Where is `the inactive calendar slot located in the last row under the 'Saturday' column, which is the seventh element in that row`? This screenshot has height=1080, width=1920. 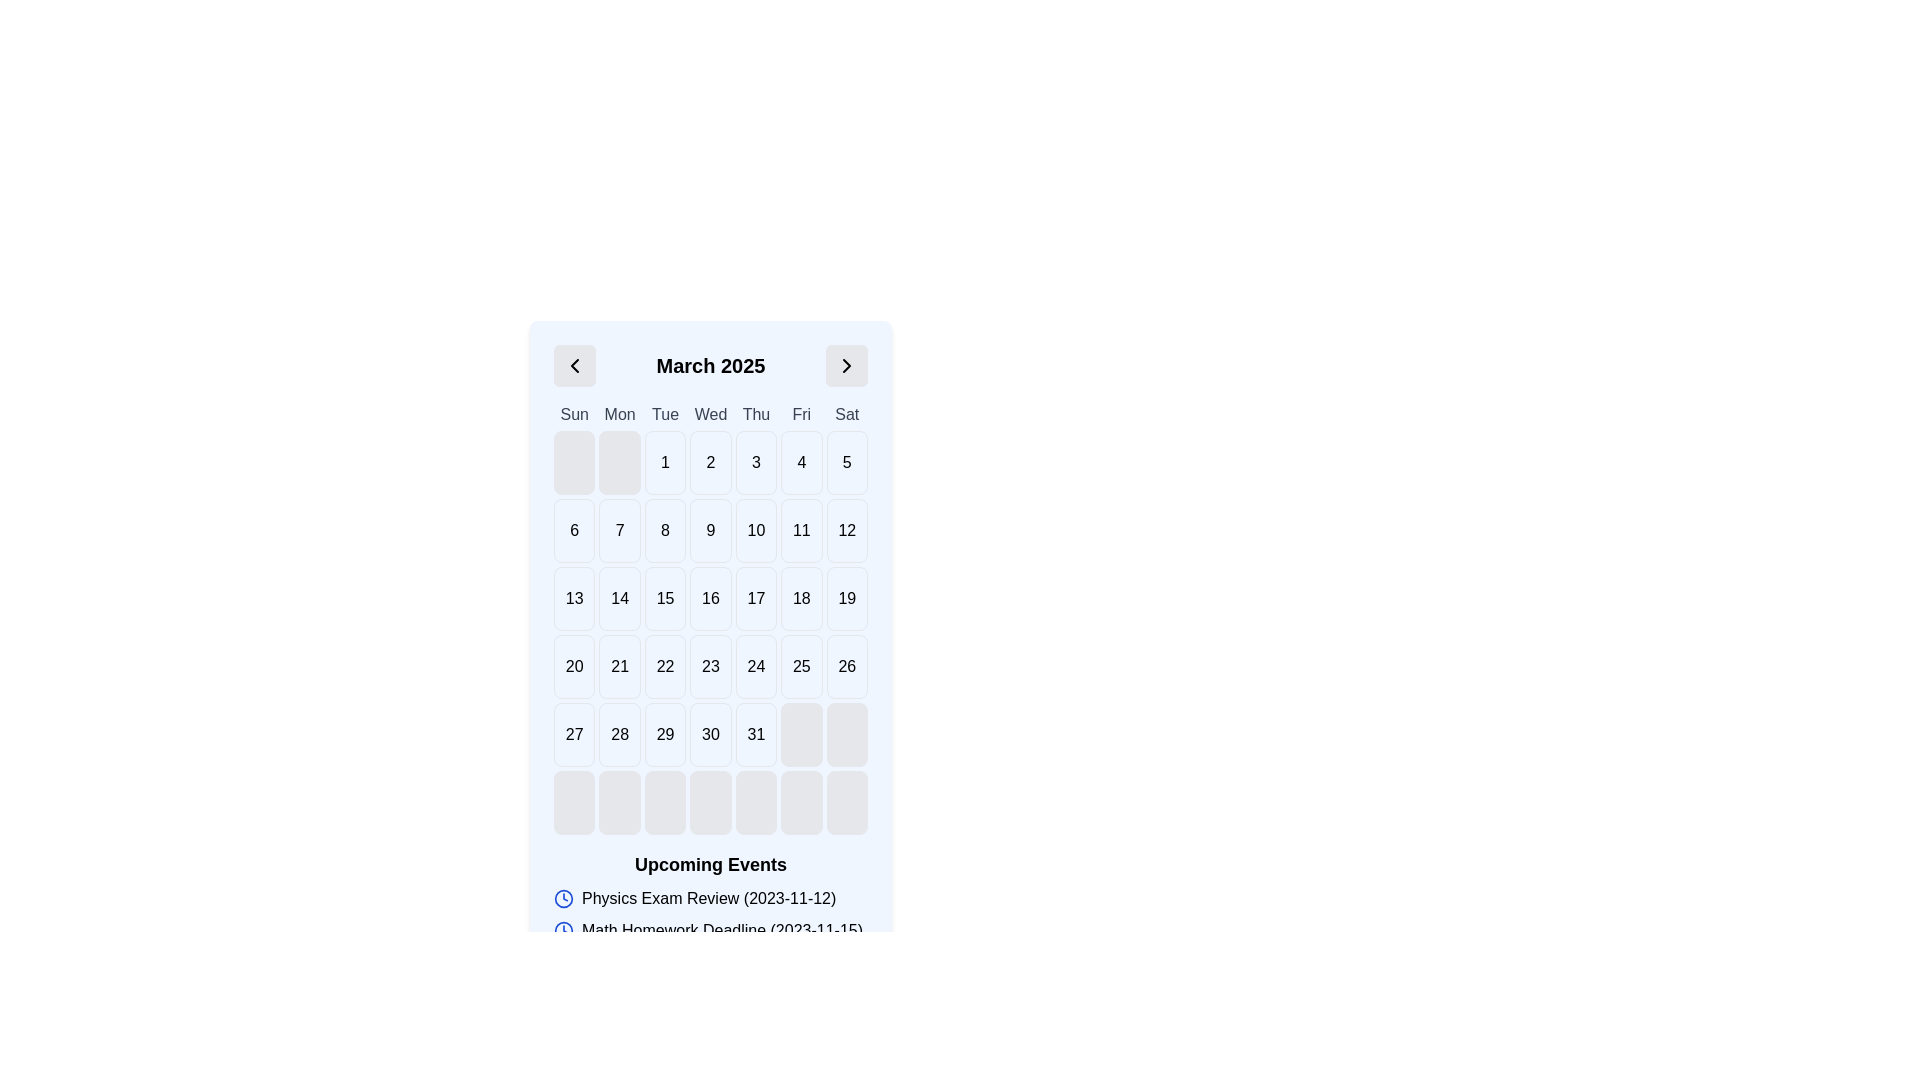
the inactive calendar slot located in the last row under the 'Saturday' column, which is the seventh element in that row is located at coordinates (847, 801).